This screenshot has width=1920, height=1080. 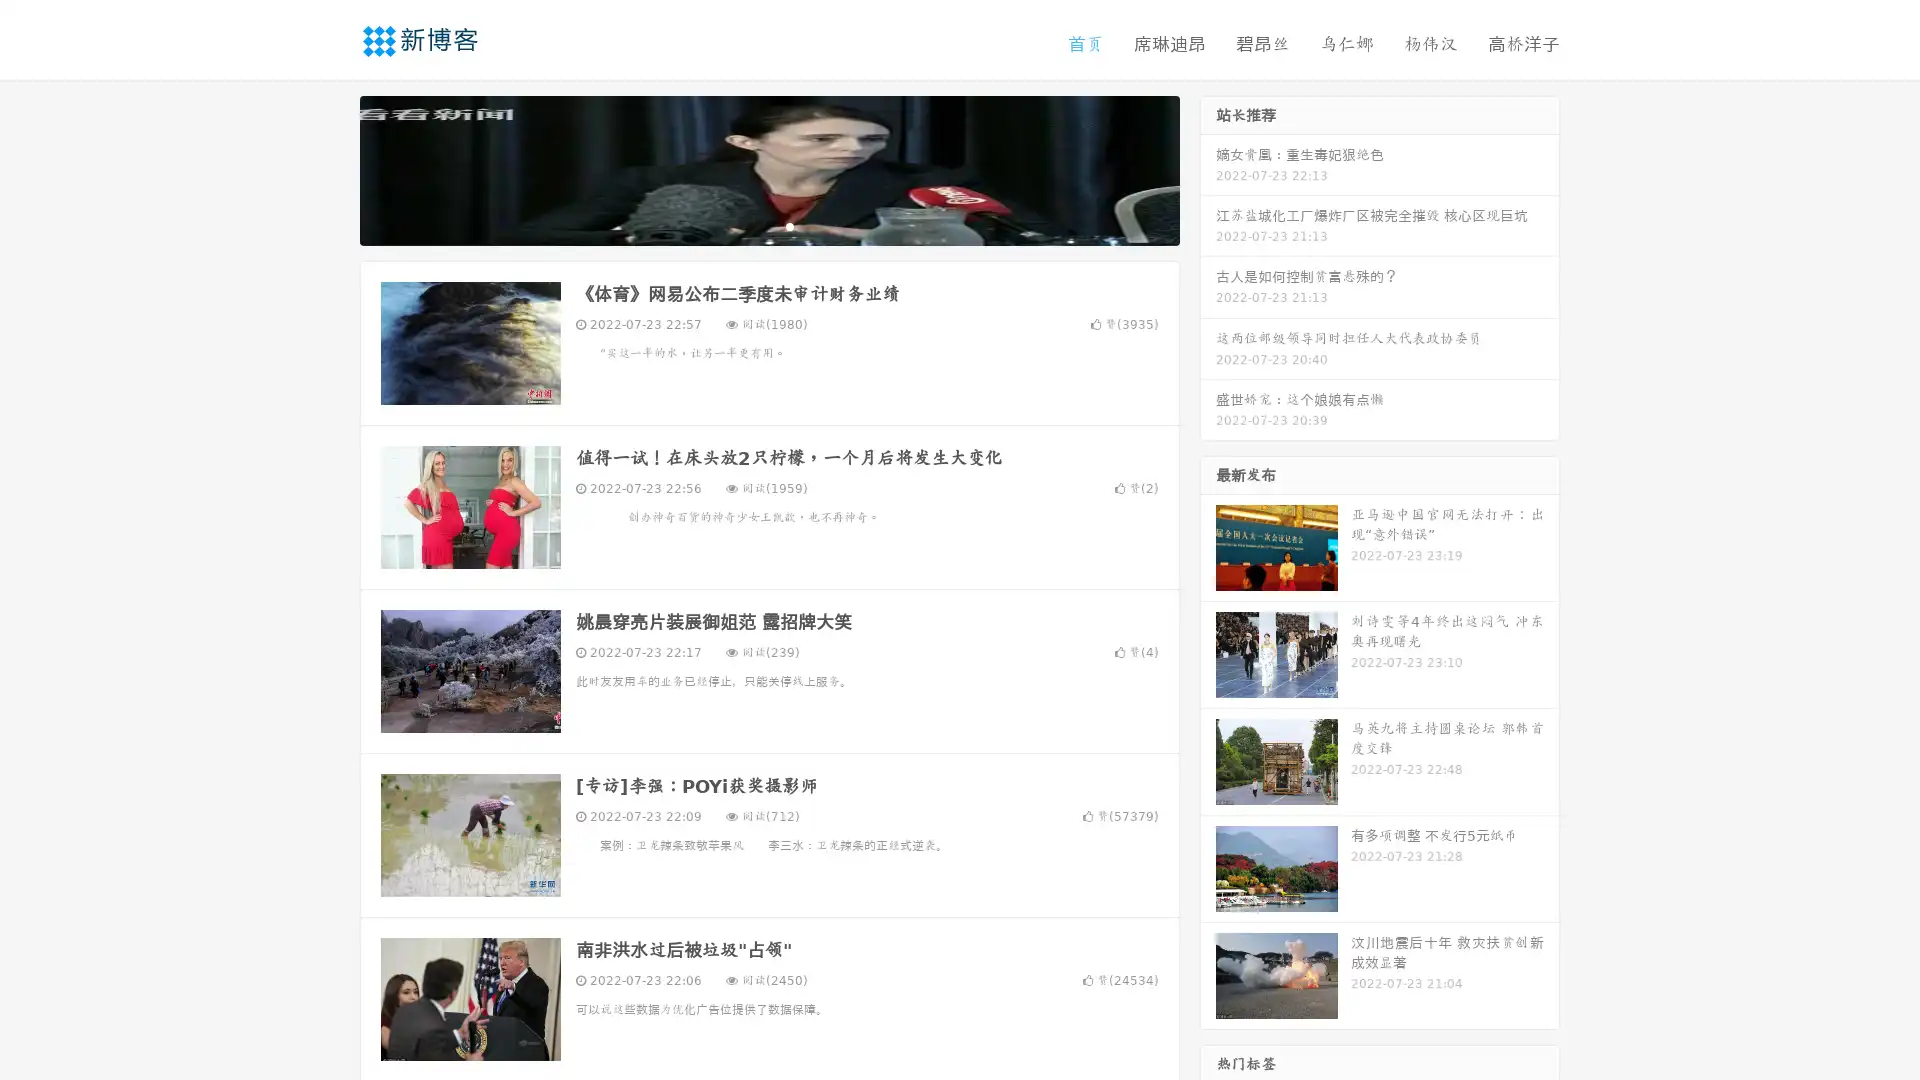 I want to click on Go to slide 1, so click(x=748, y=225).